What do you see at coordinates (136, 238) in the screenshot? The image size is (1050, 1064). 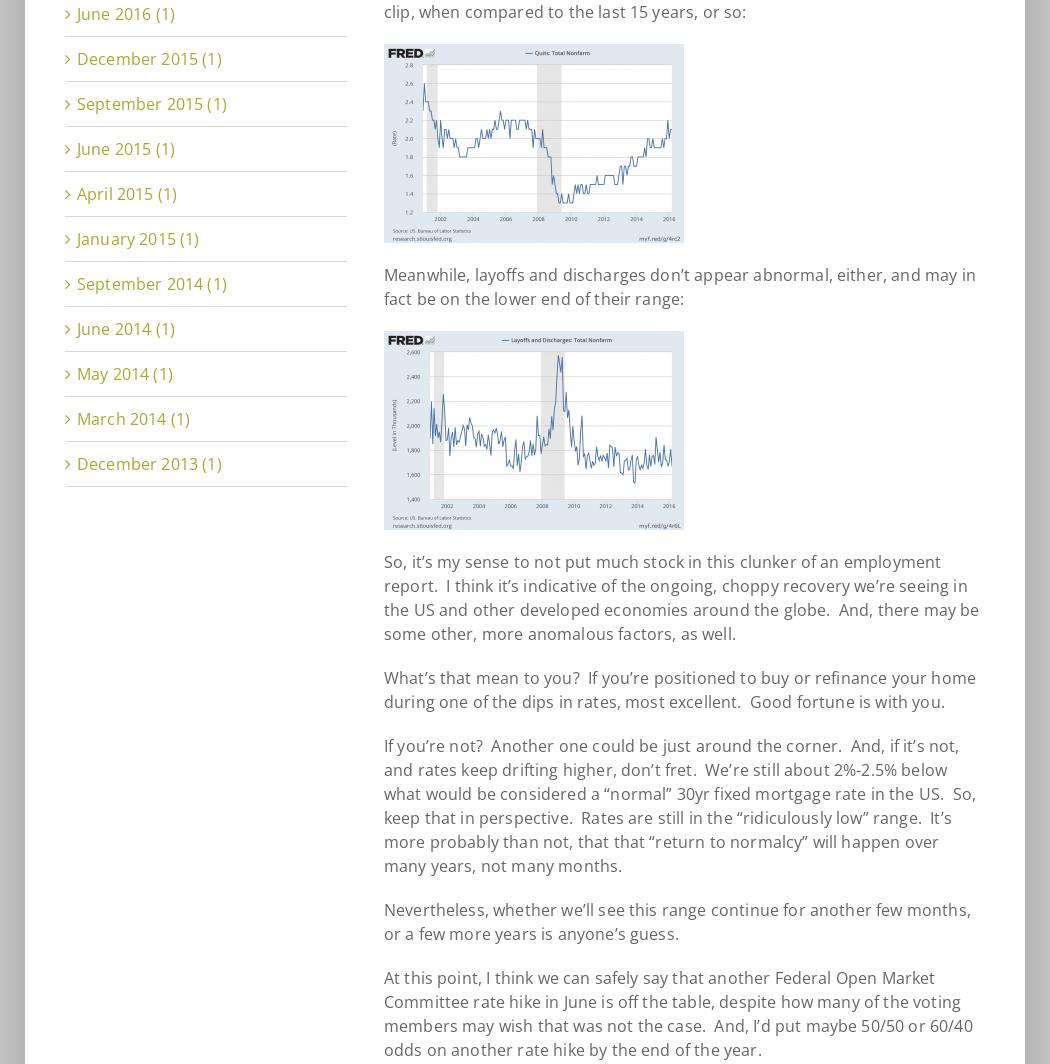 I see `'January 2015 (1)'` at bounding box center [136, 238].